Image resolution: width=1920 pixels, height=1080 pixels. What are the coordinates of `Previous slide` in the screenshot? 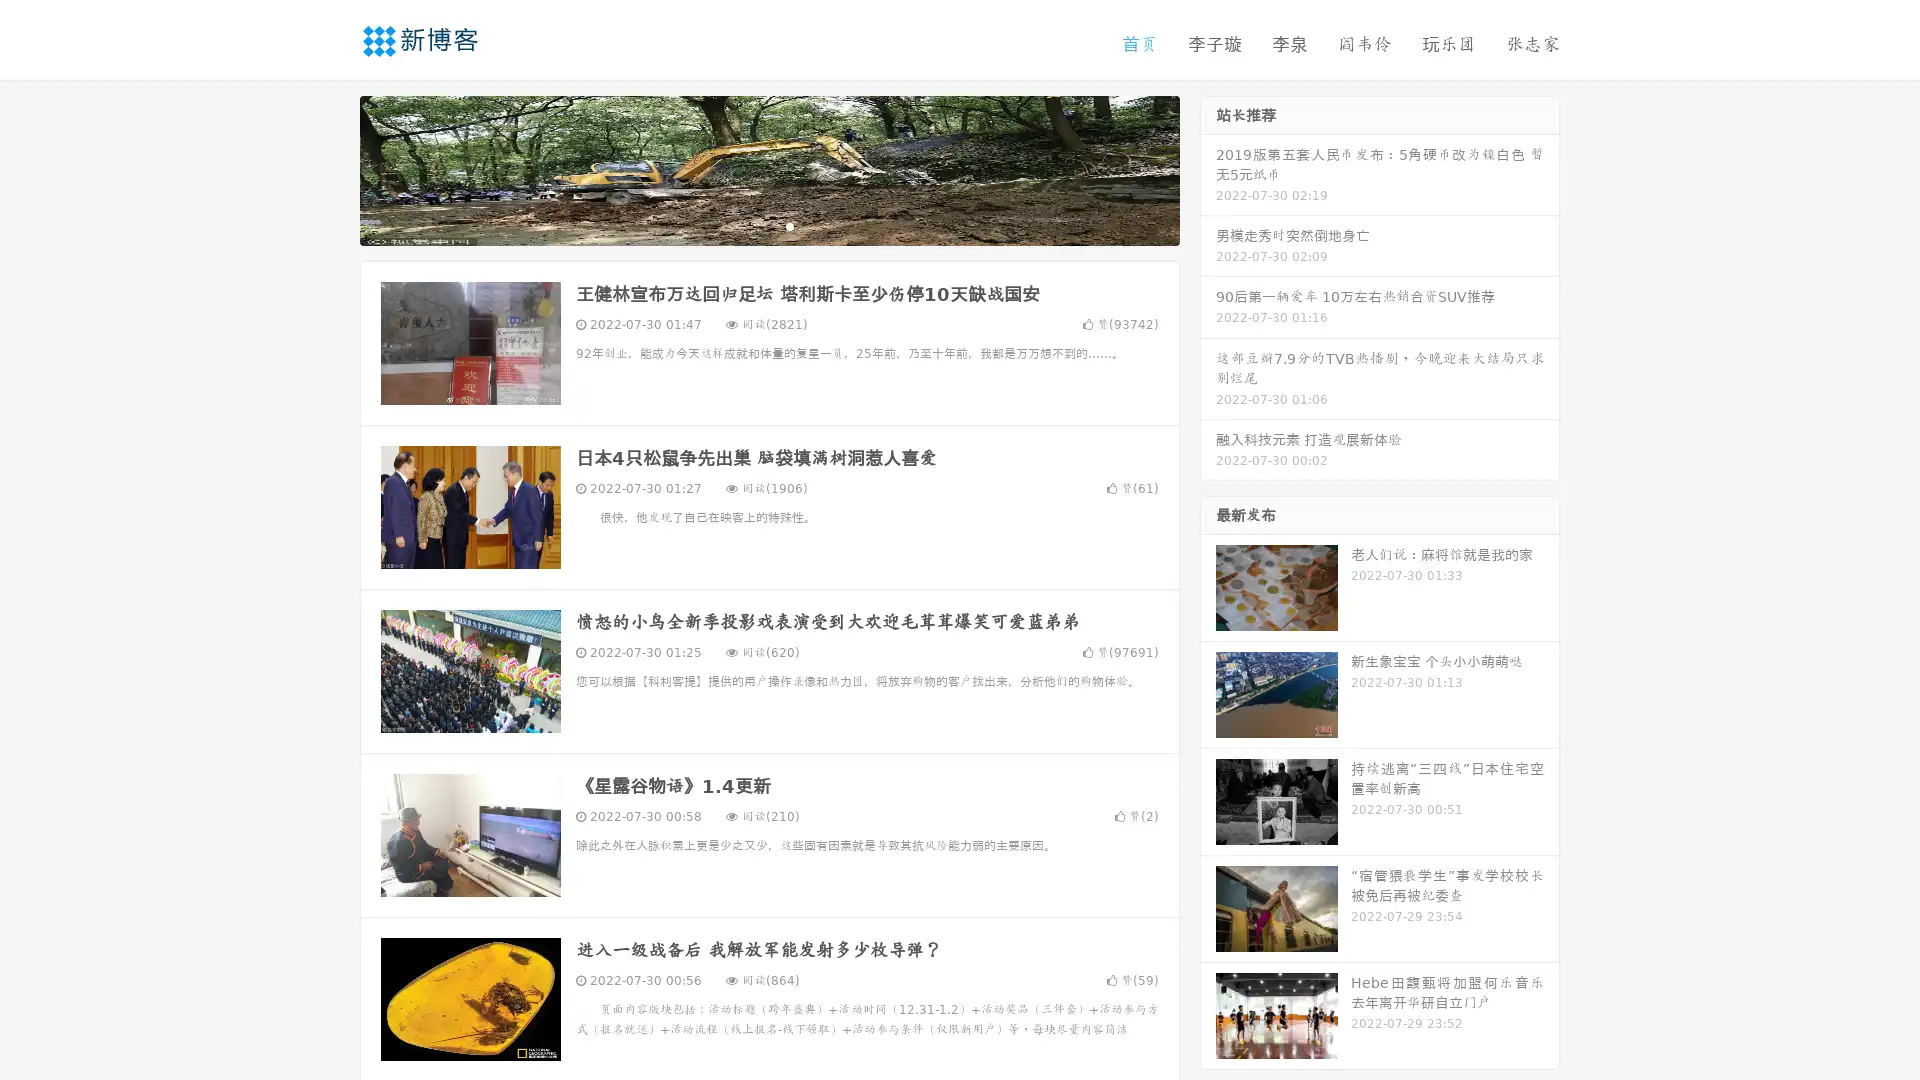 It's located at (330, 168).